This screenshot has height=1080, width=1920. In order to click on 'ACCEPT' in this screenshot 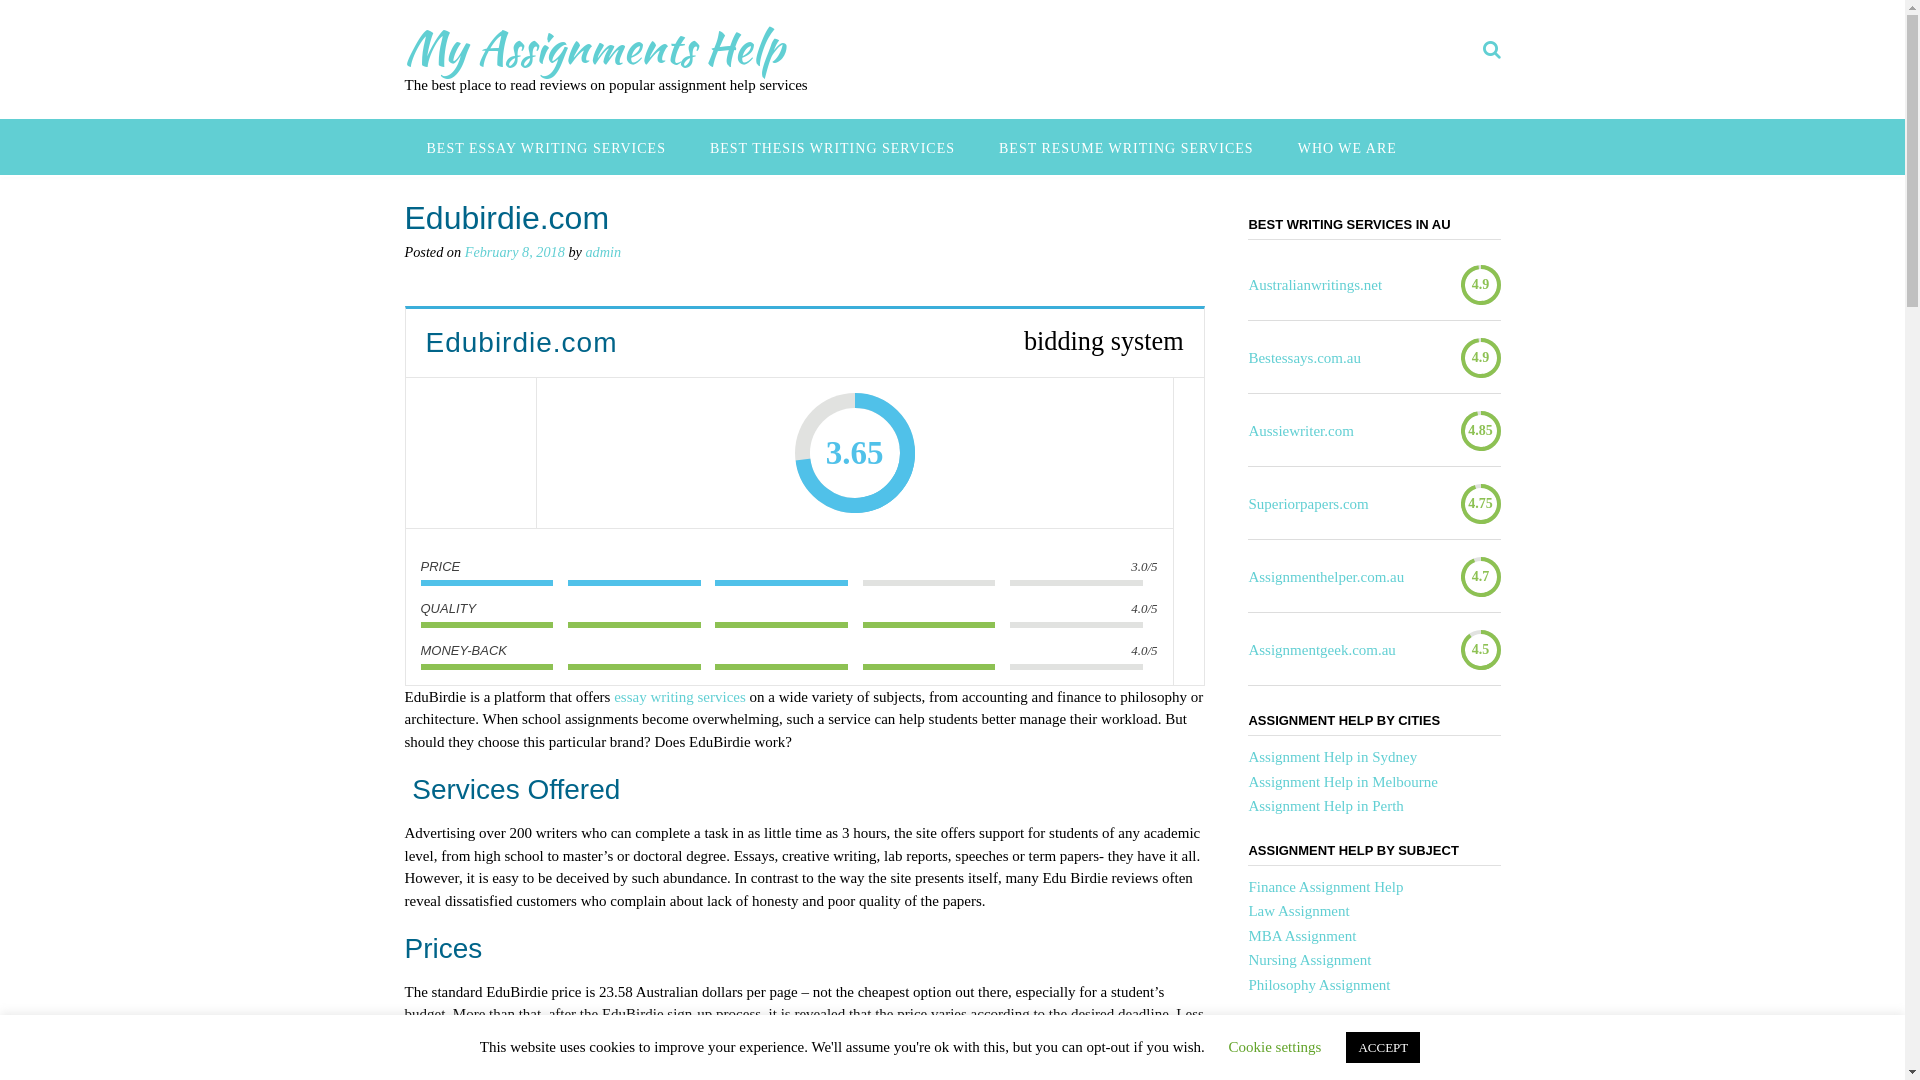, I will do `click(1345, 1046)`.